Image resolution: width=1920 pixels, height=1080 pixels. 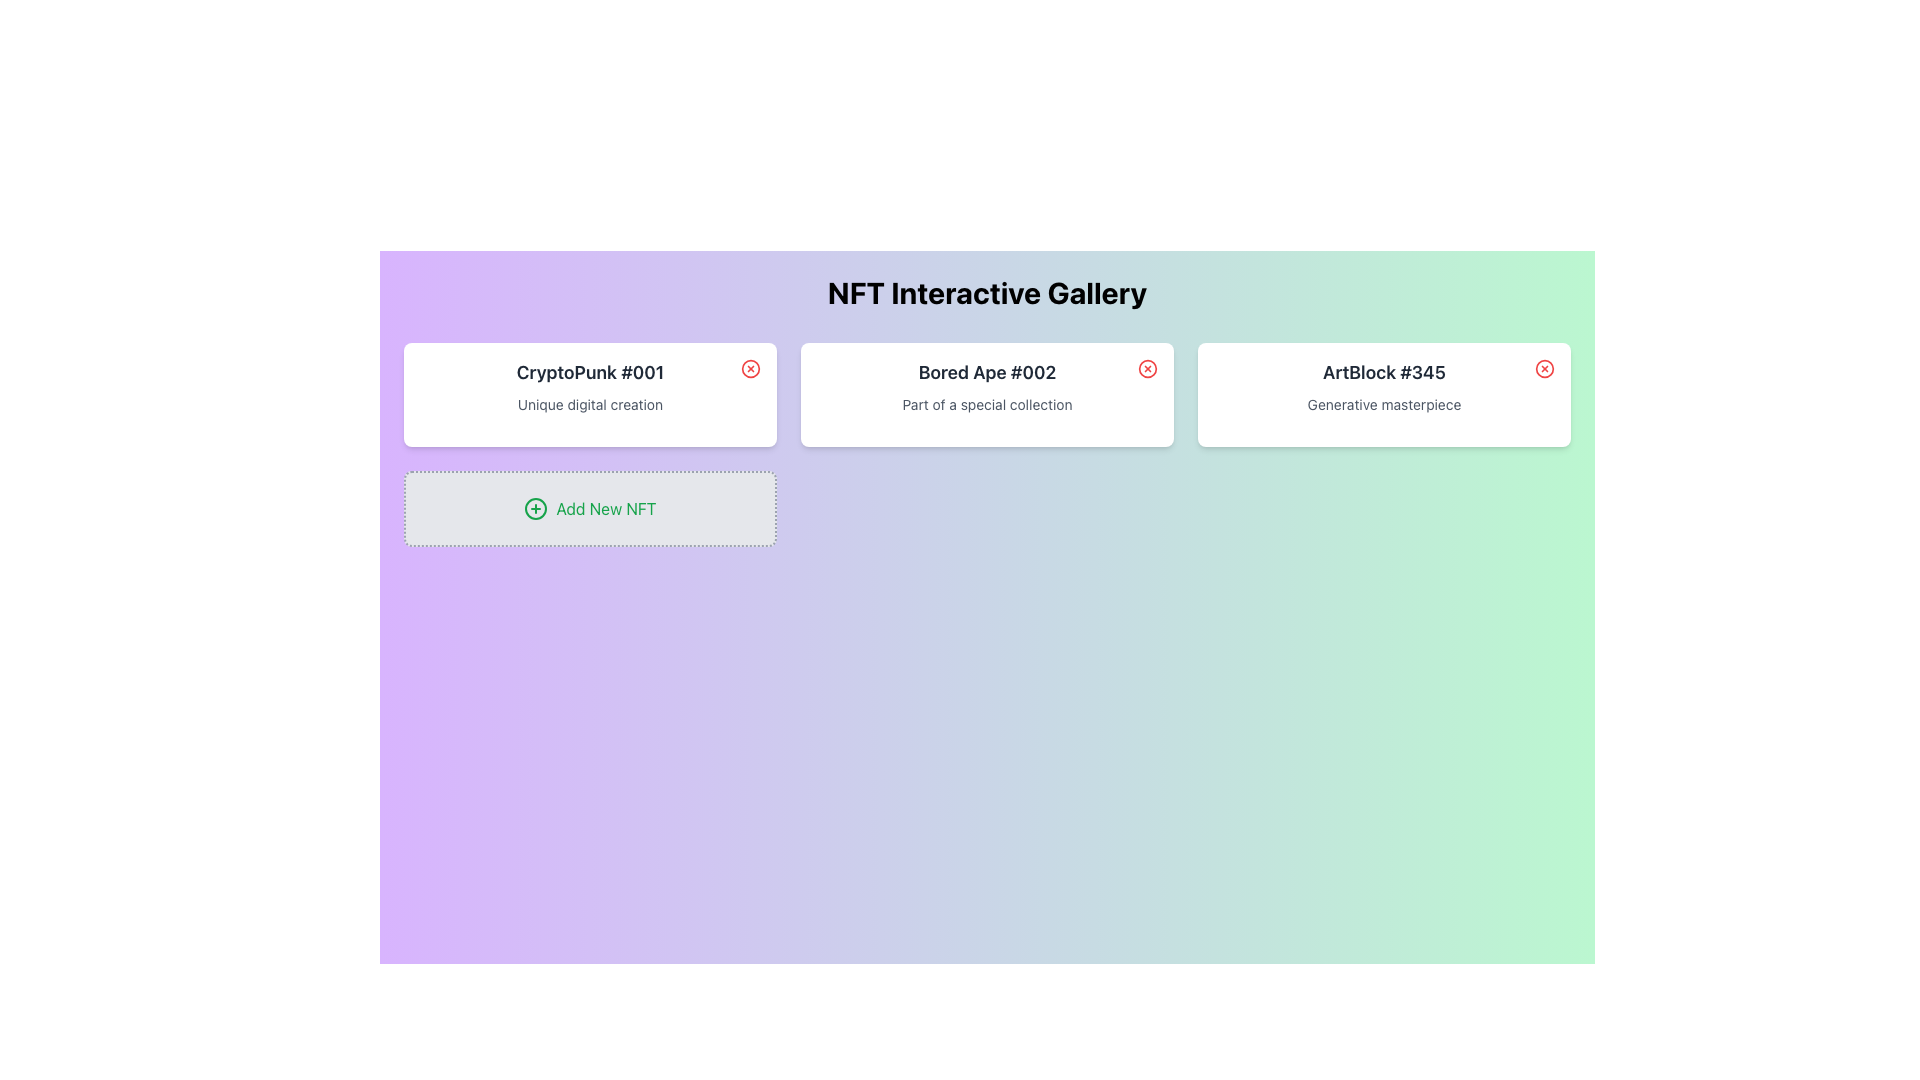 I want to click on the text label that reads 'Generative masterpiece', which is styled in a small font size and gray color, located beneath the bold title within the card labeled 'ArtBlock #345', so click(x=1383, y=405).